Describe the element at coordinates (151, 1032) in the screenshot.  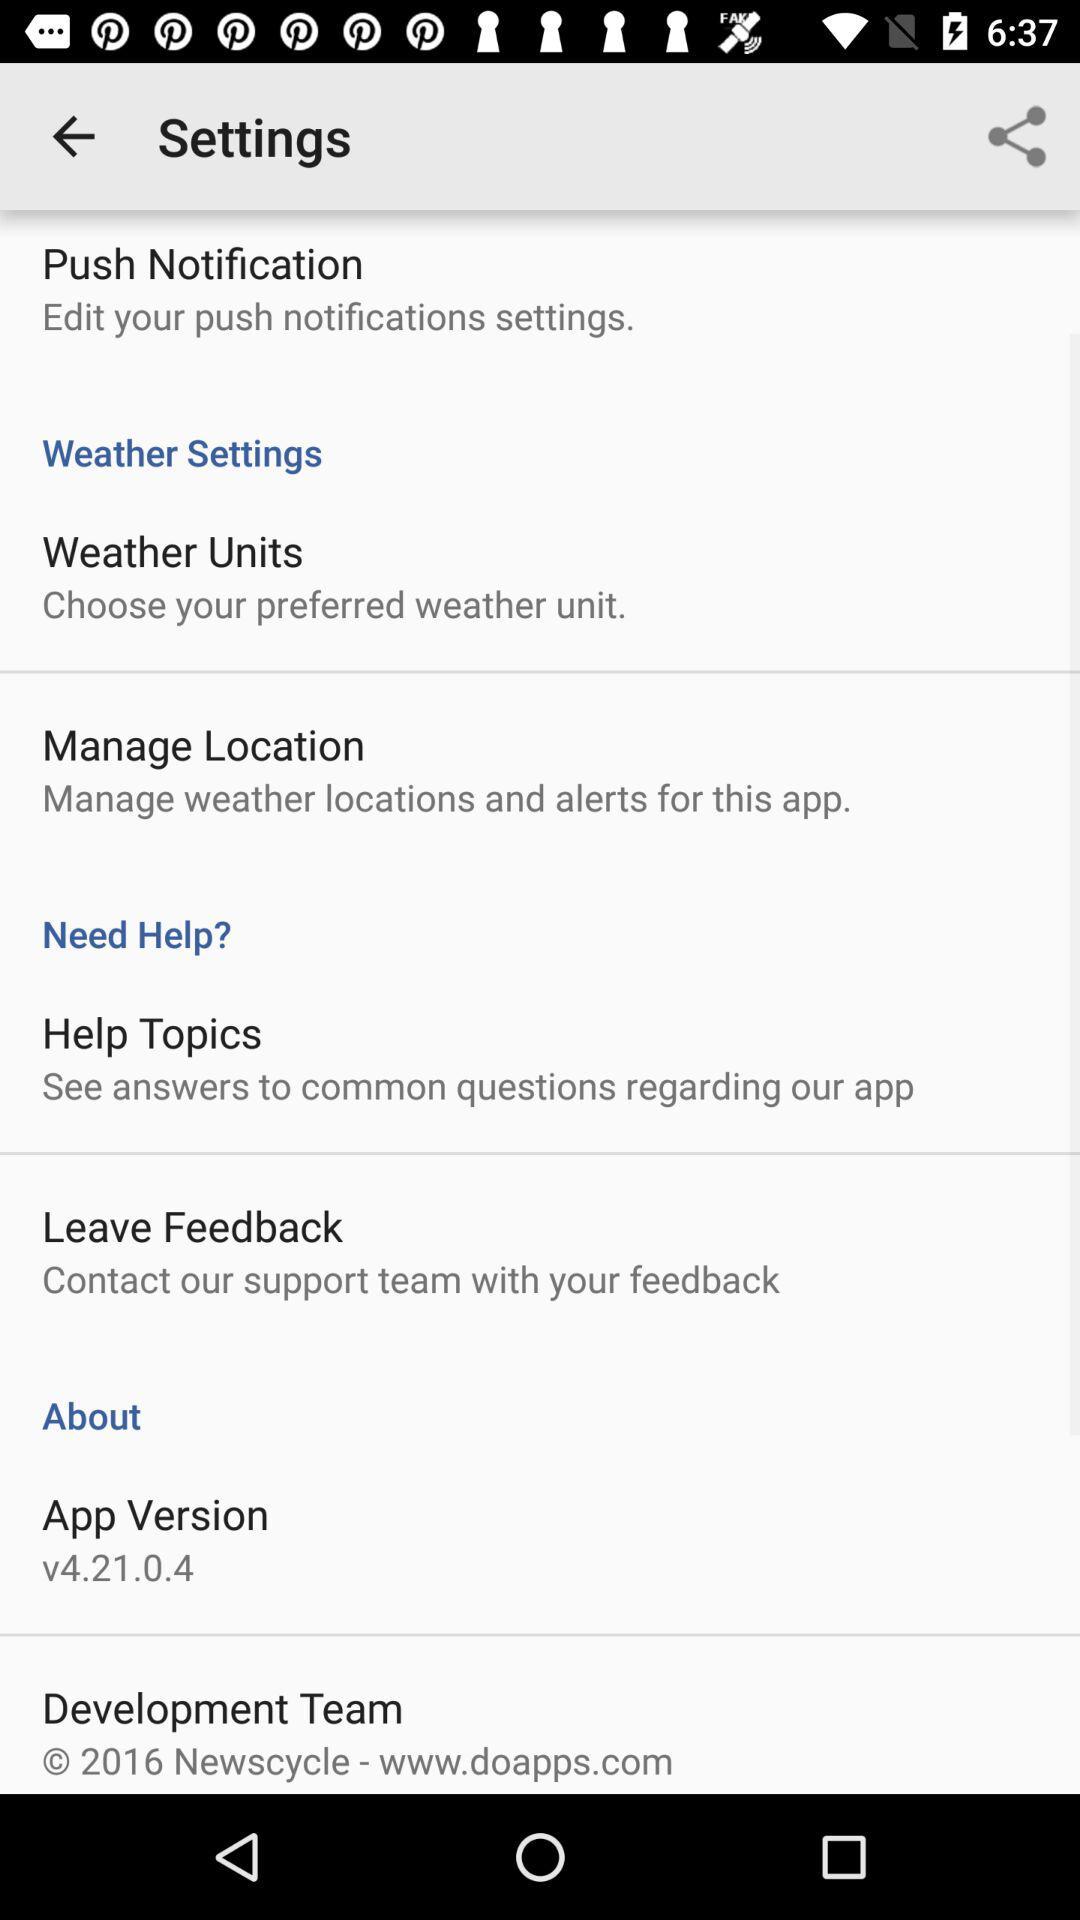
I see `help topics icon` at that location.